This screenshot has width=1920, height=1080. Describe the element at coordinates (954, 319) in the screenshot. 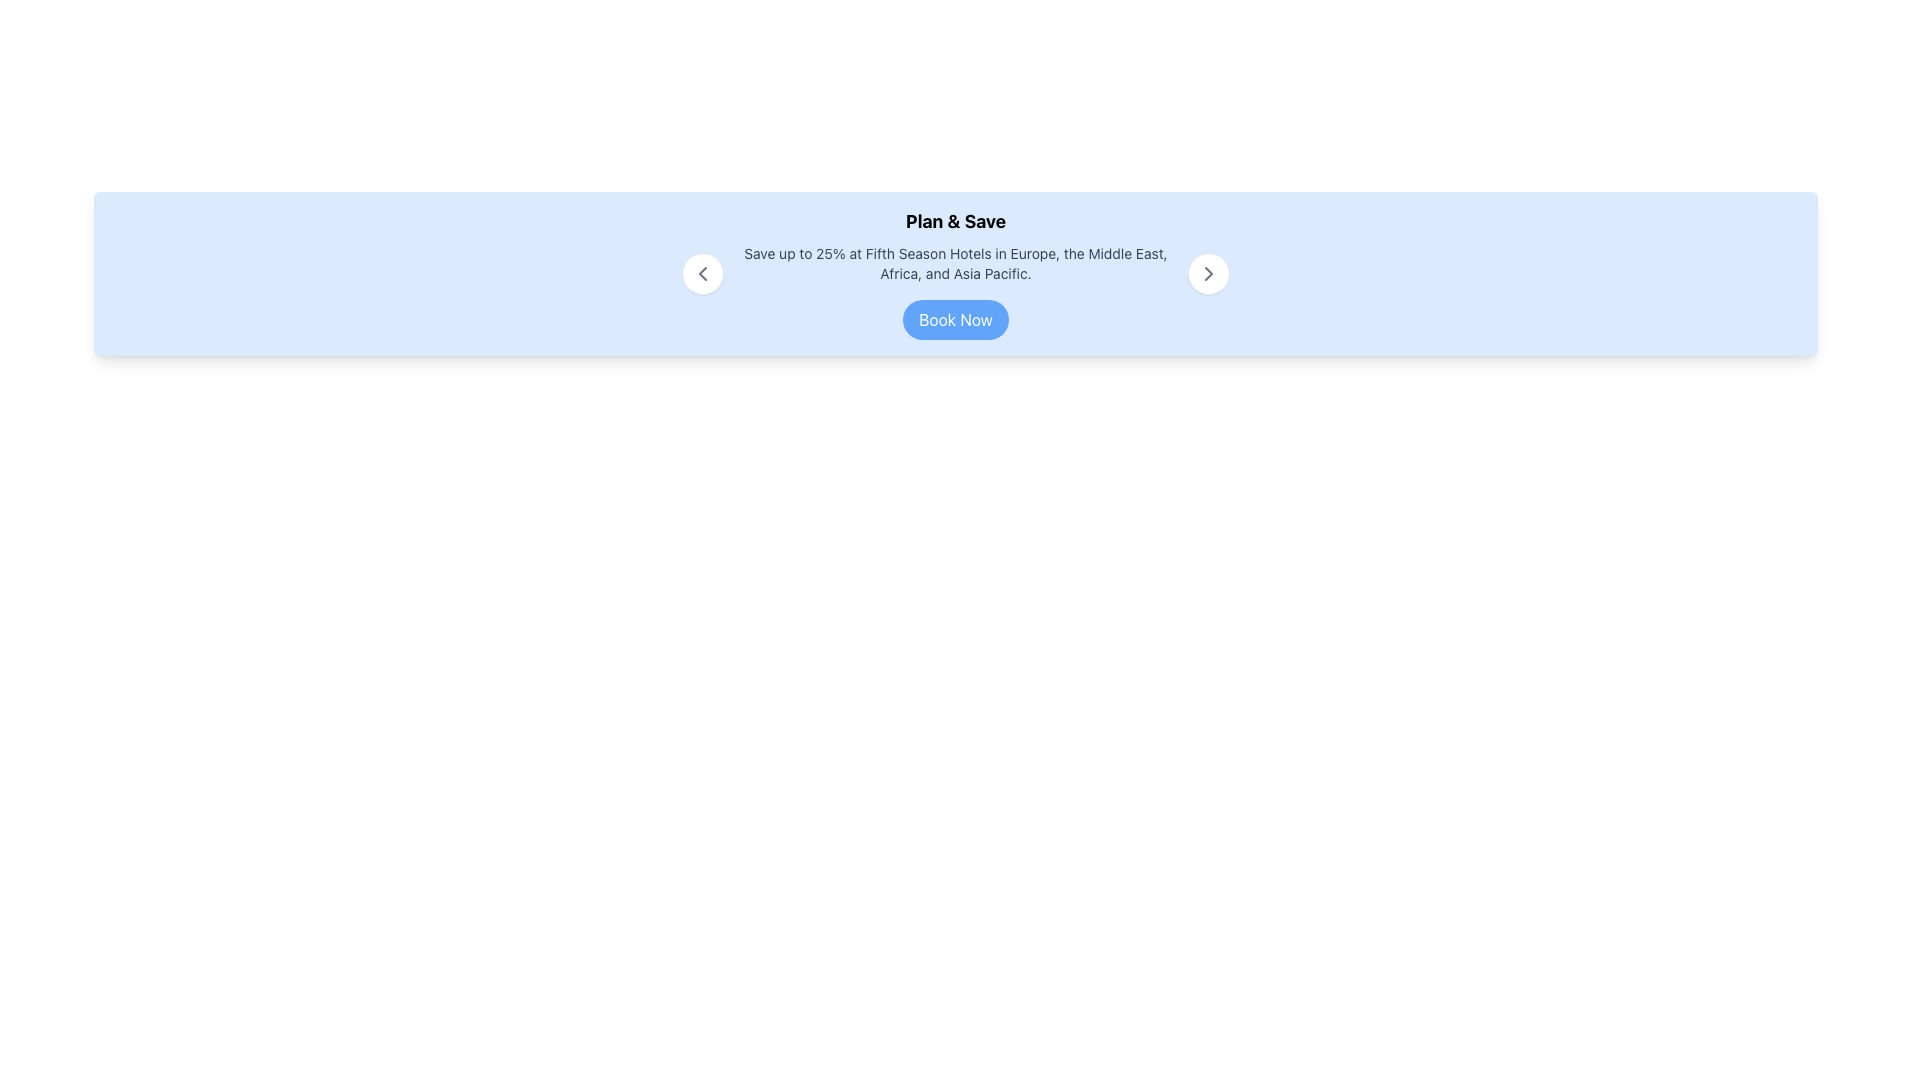

I see `the 'Book Now' button, which is a rectangular button with white text on a light blue background, centrally located below the descriptive text in its section` at that location.